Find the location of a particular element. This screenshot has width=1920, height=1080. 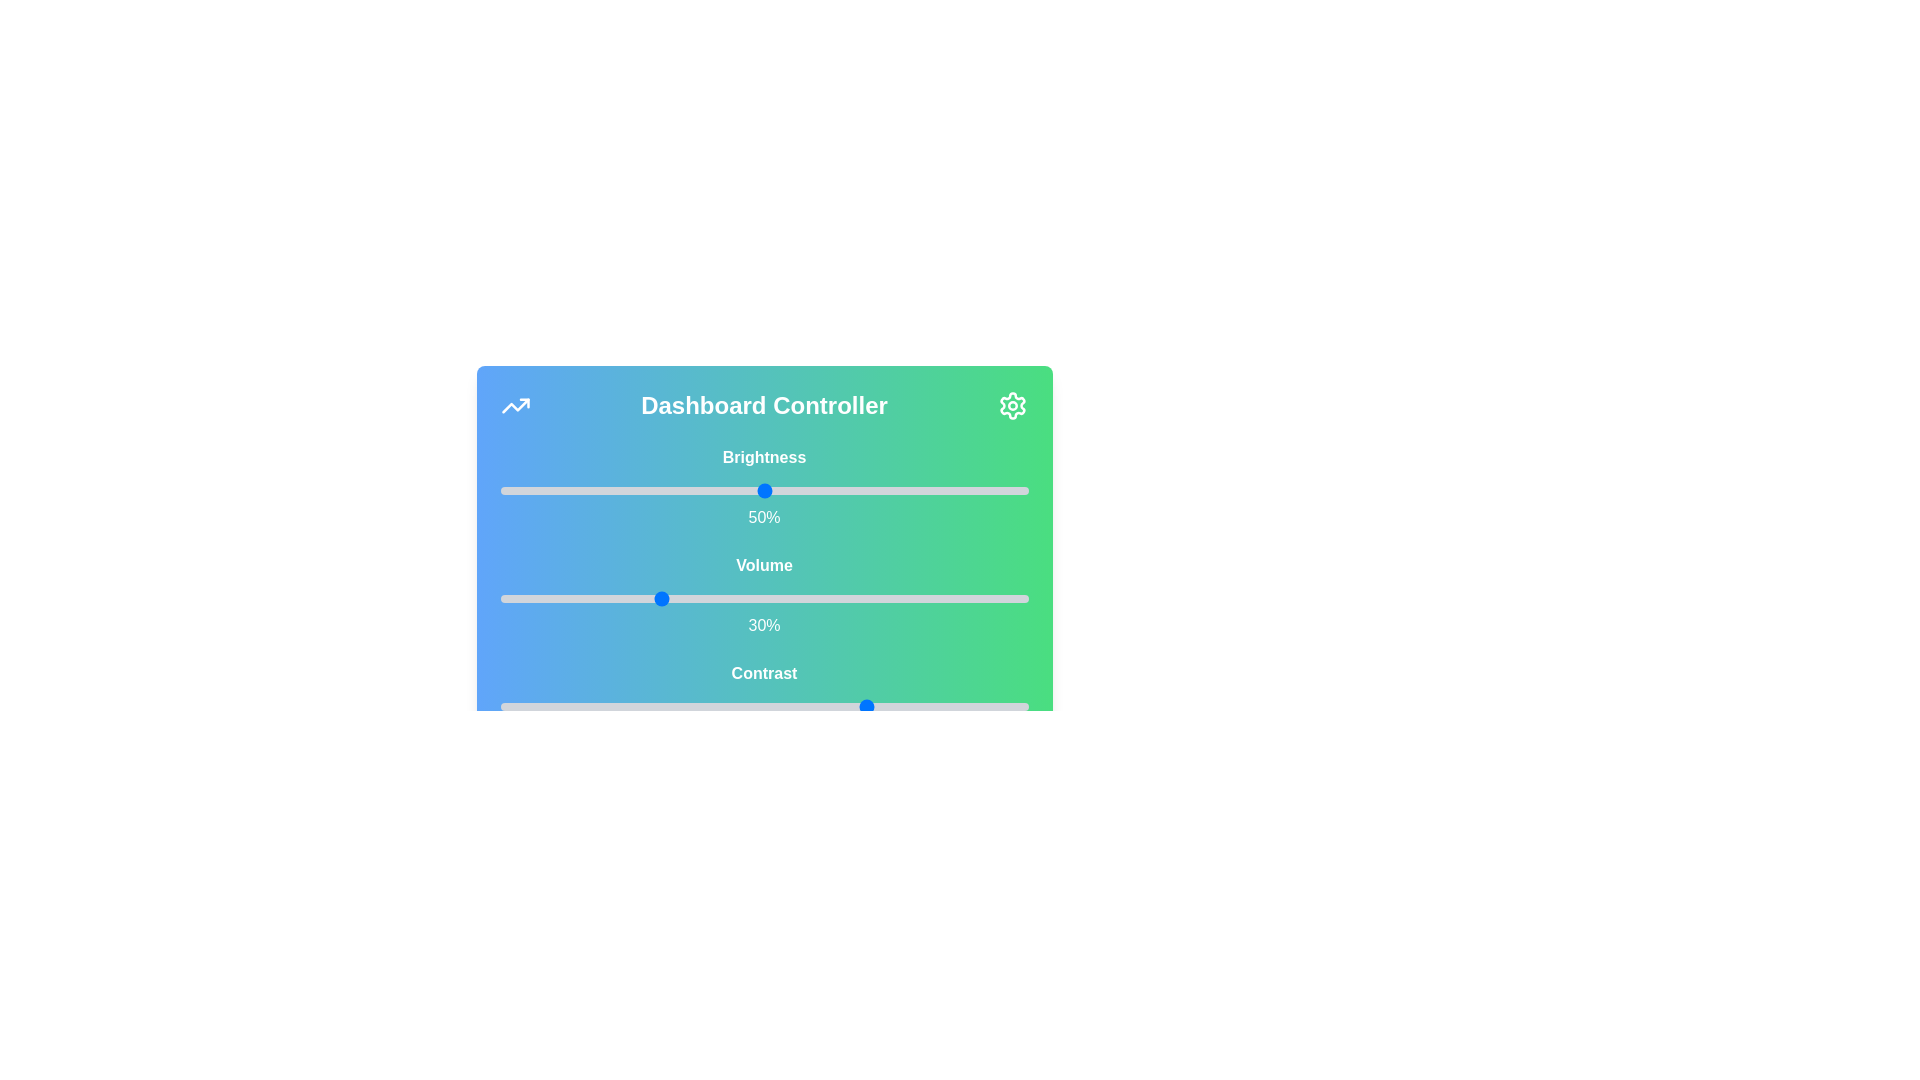

the volume slider to 79% is located at coordinates (916, 597).